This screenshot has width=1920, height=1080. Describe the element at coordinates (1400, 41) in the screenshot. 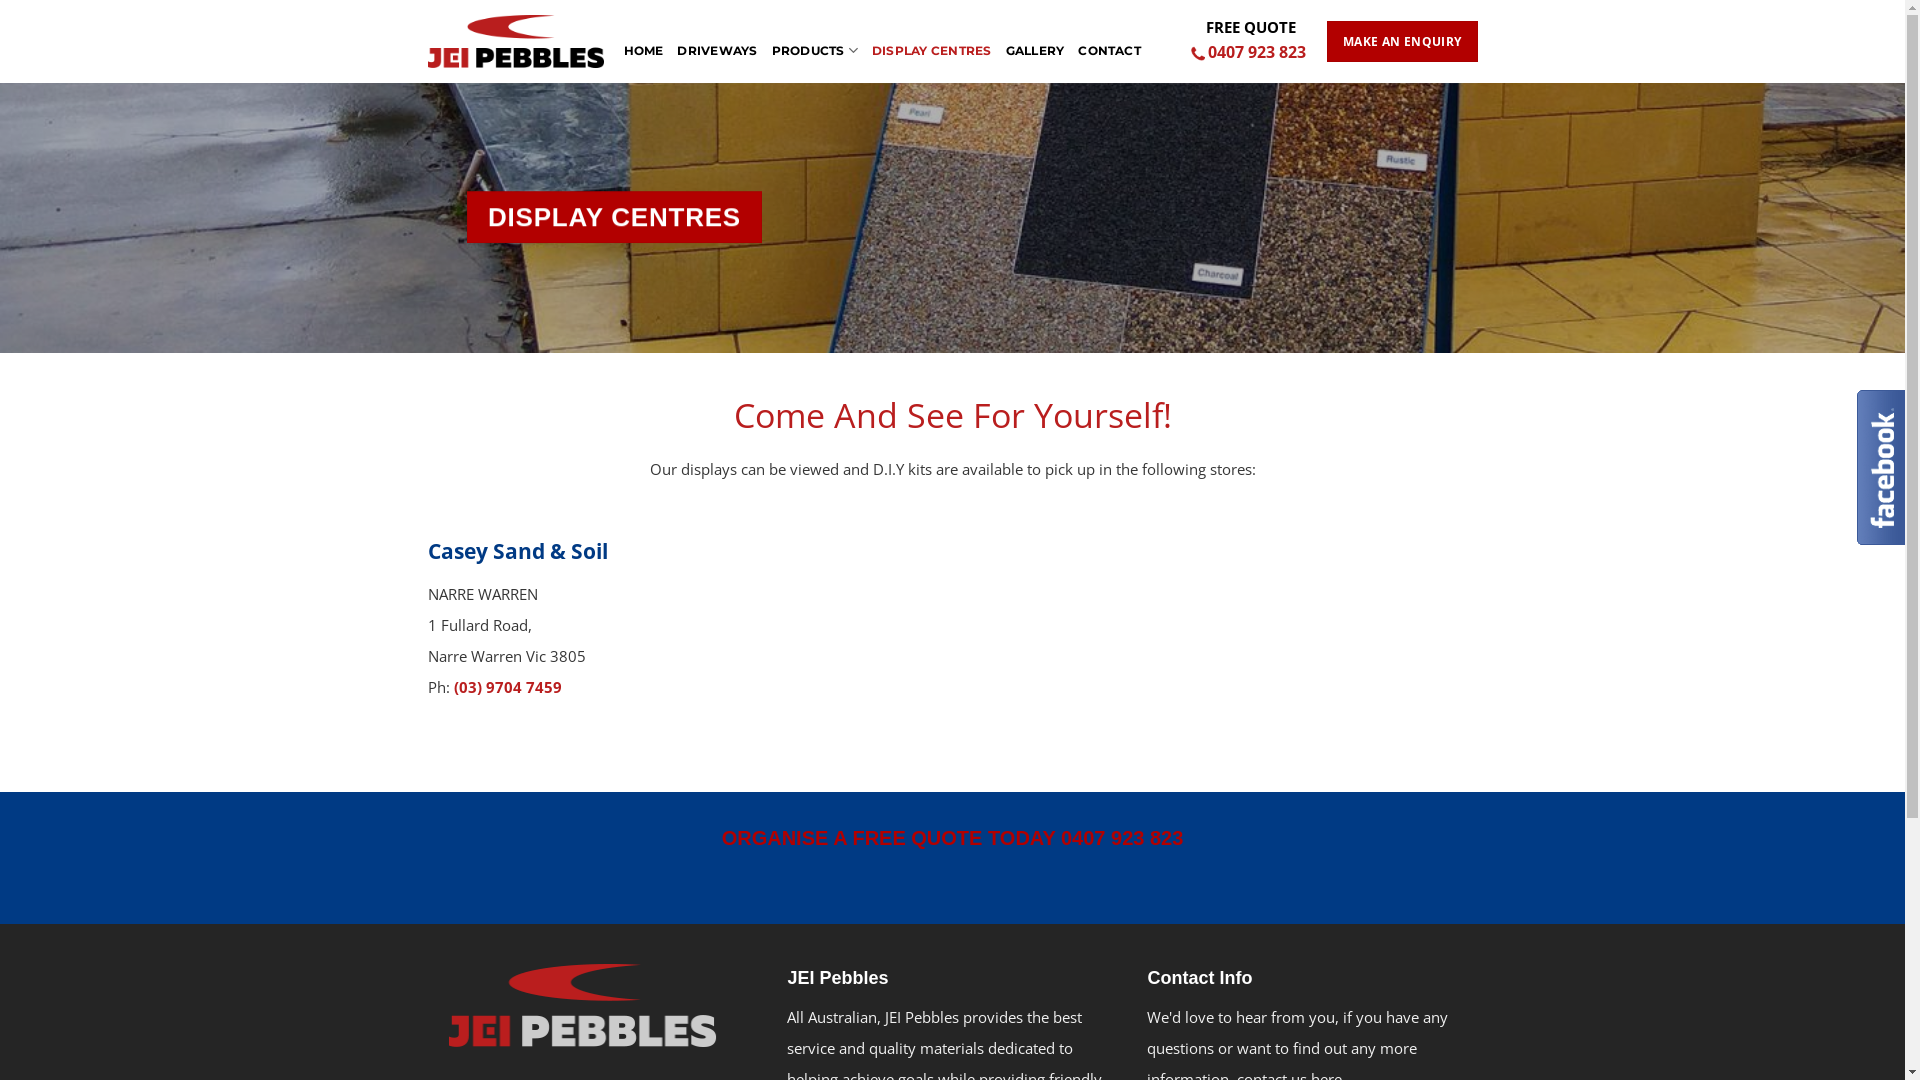

I see `'MAKE AN ENQUIRY'` at that location.